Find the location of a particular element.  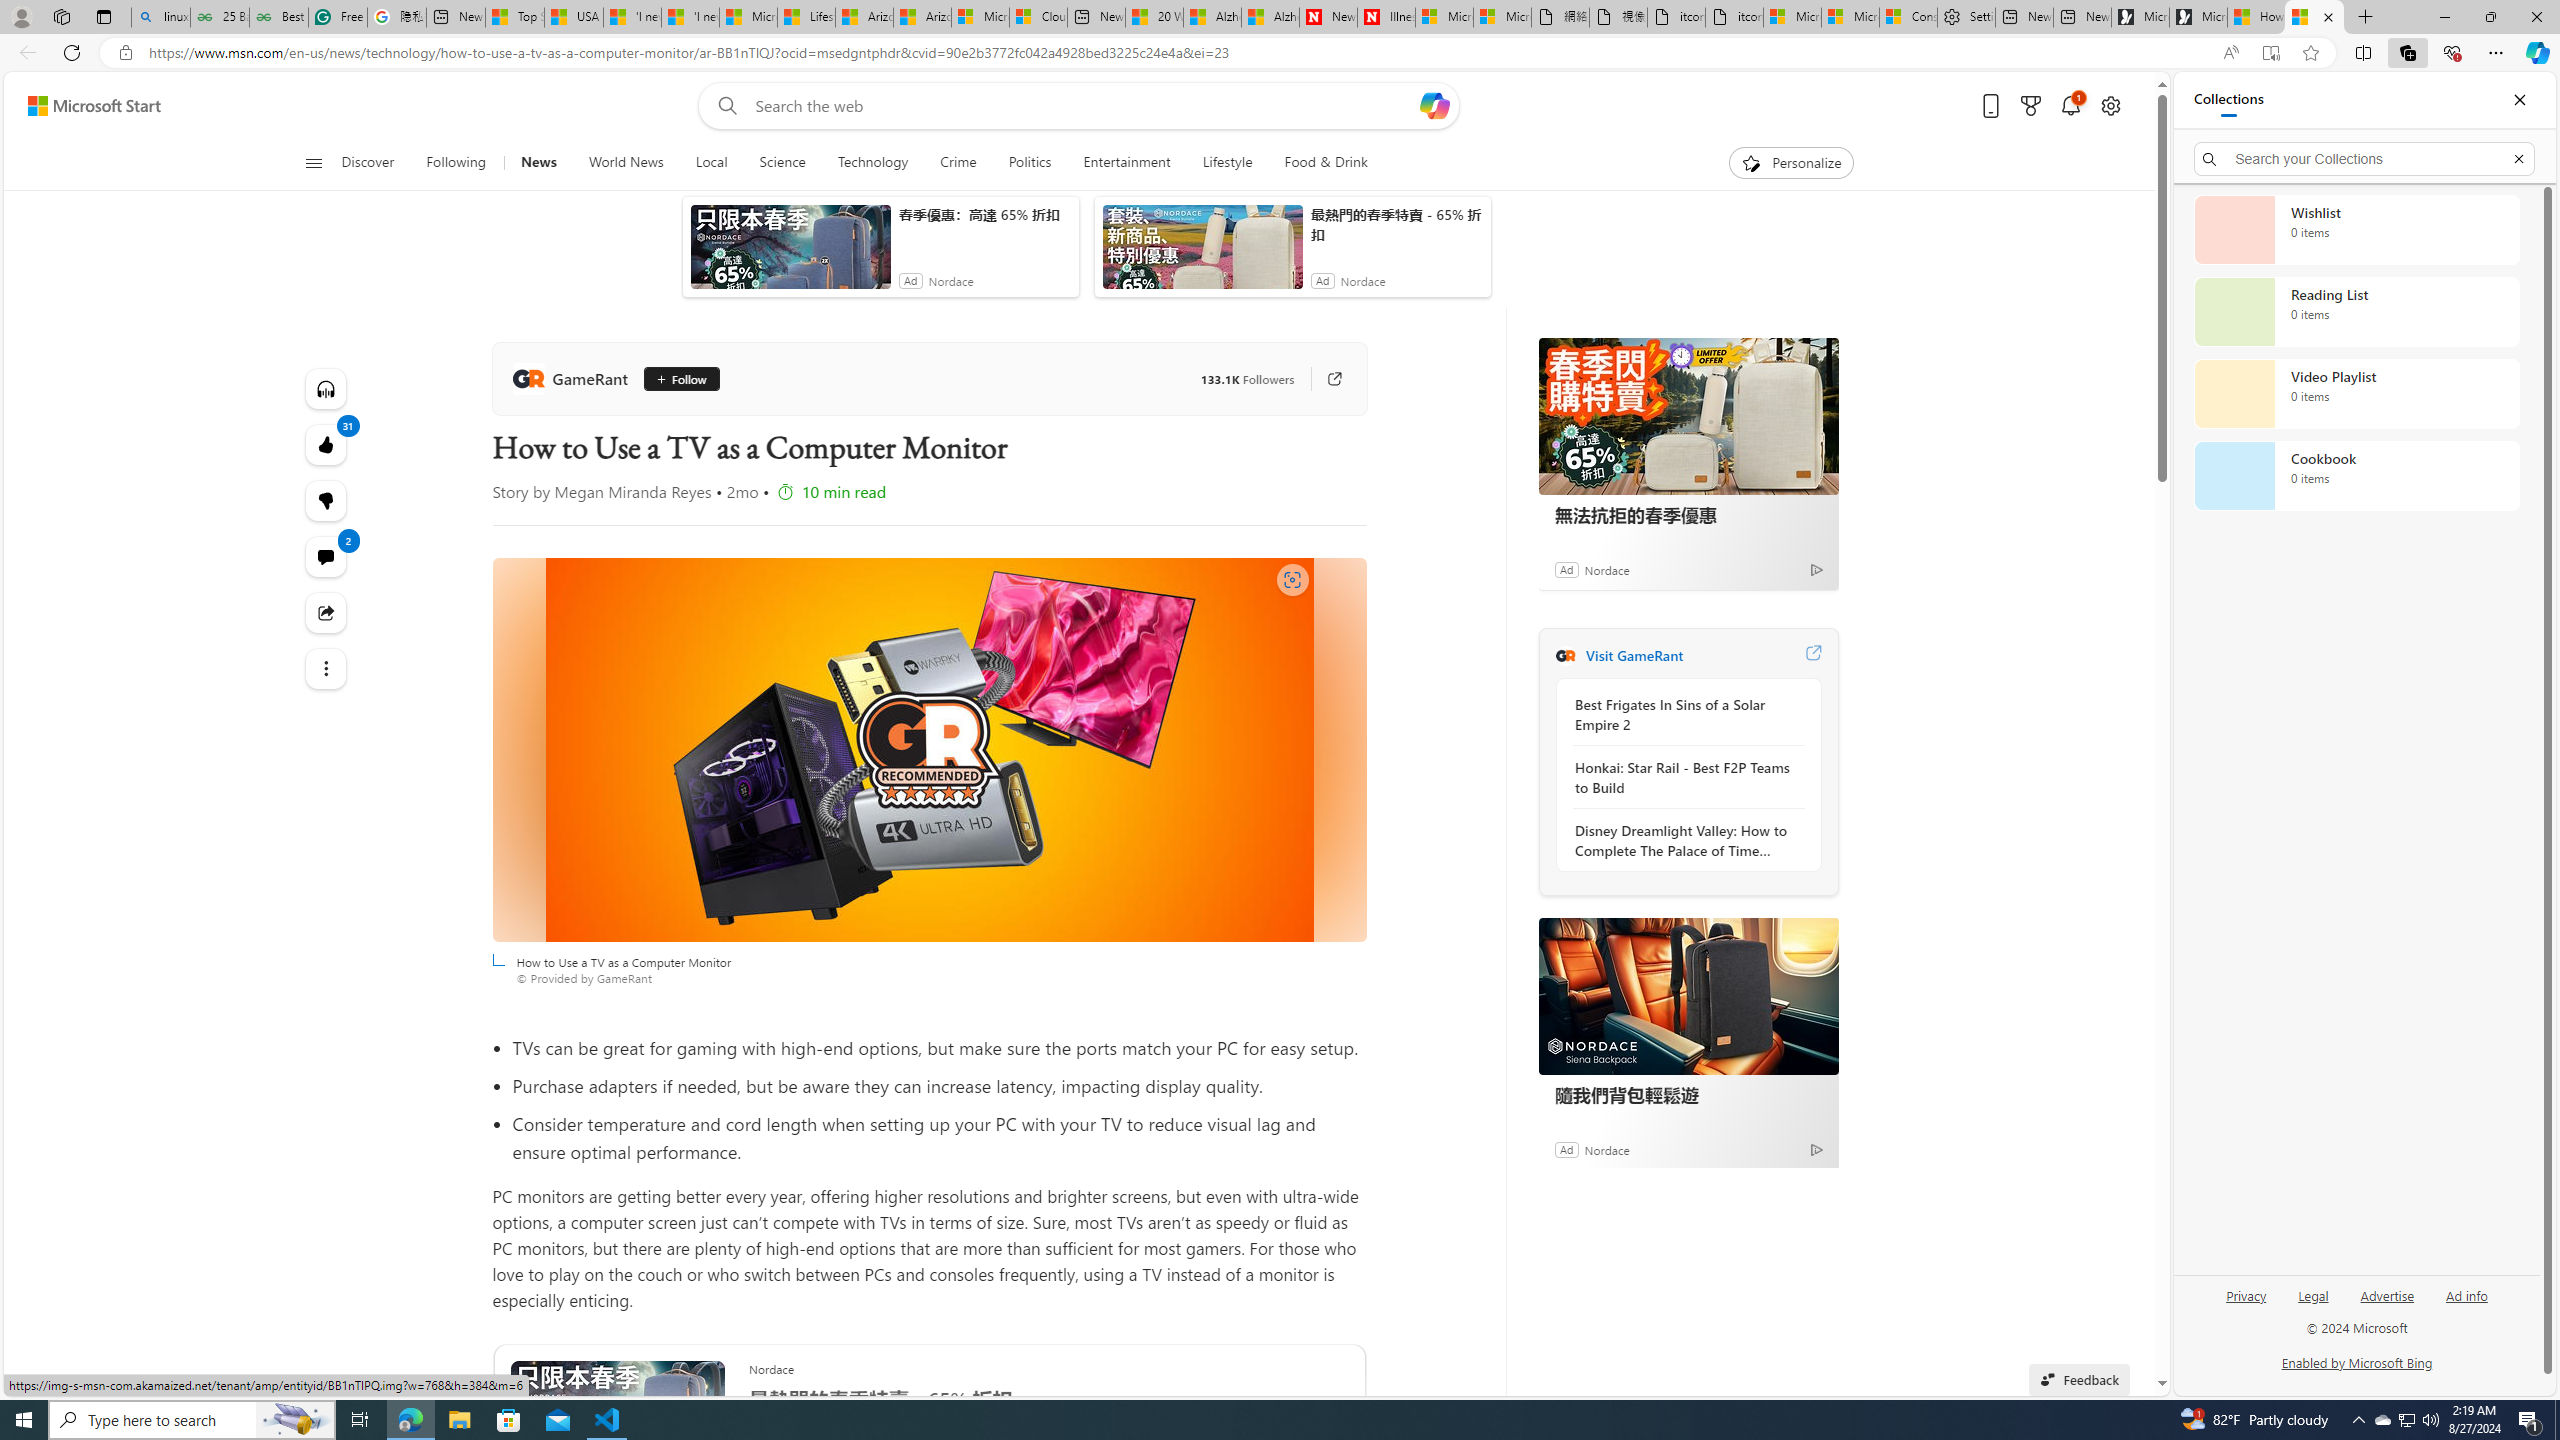

'Class: button-glyph' is located at coordinates (313, 162).